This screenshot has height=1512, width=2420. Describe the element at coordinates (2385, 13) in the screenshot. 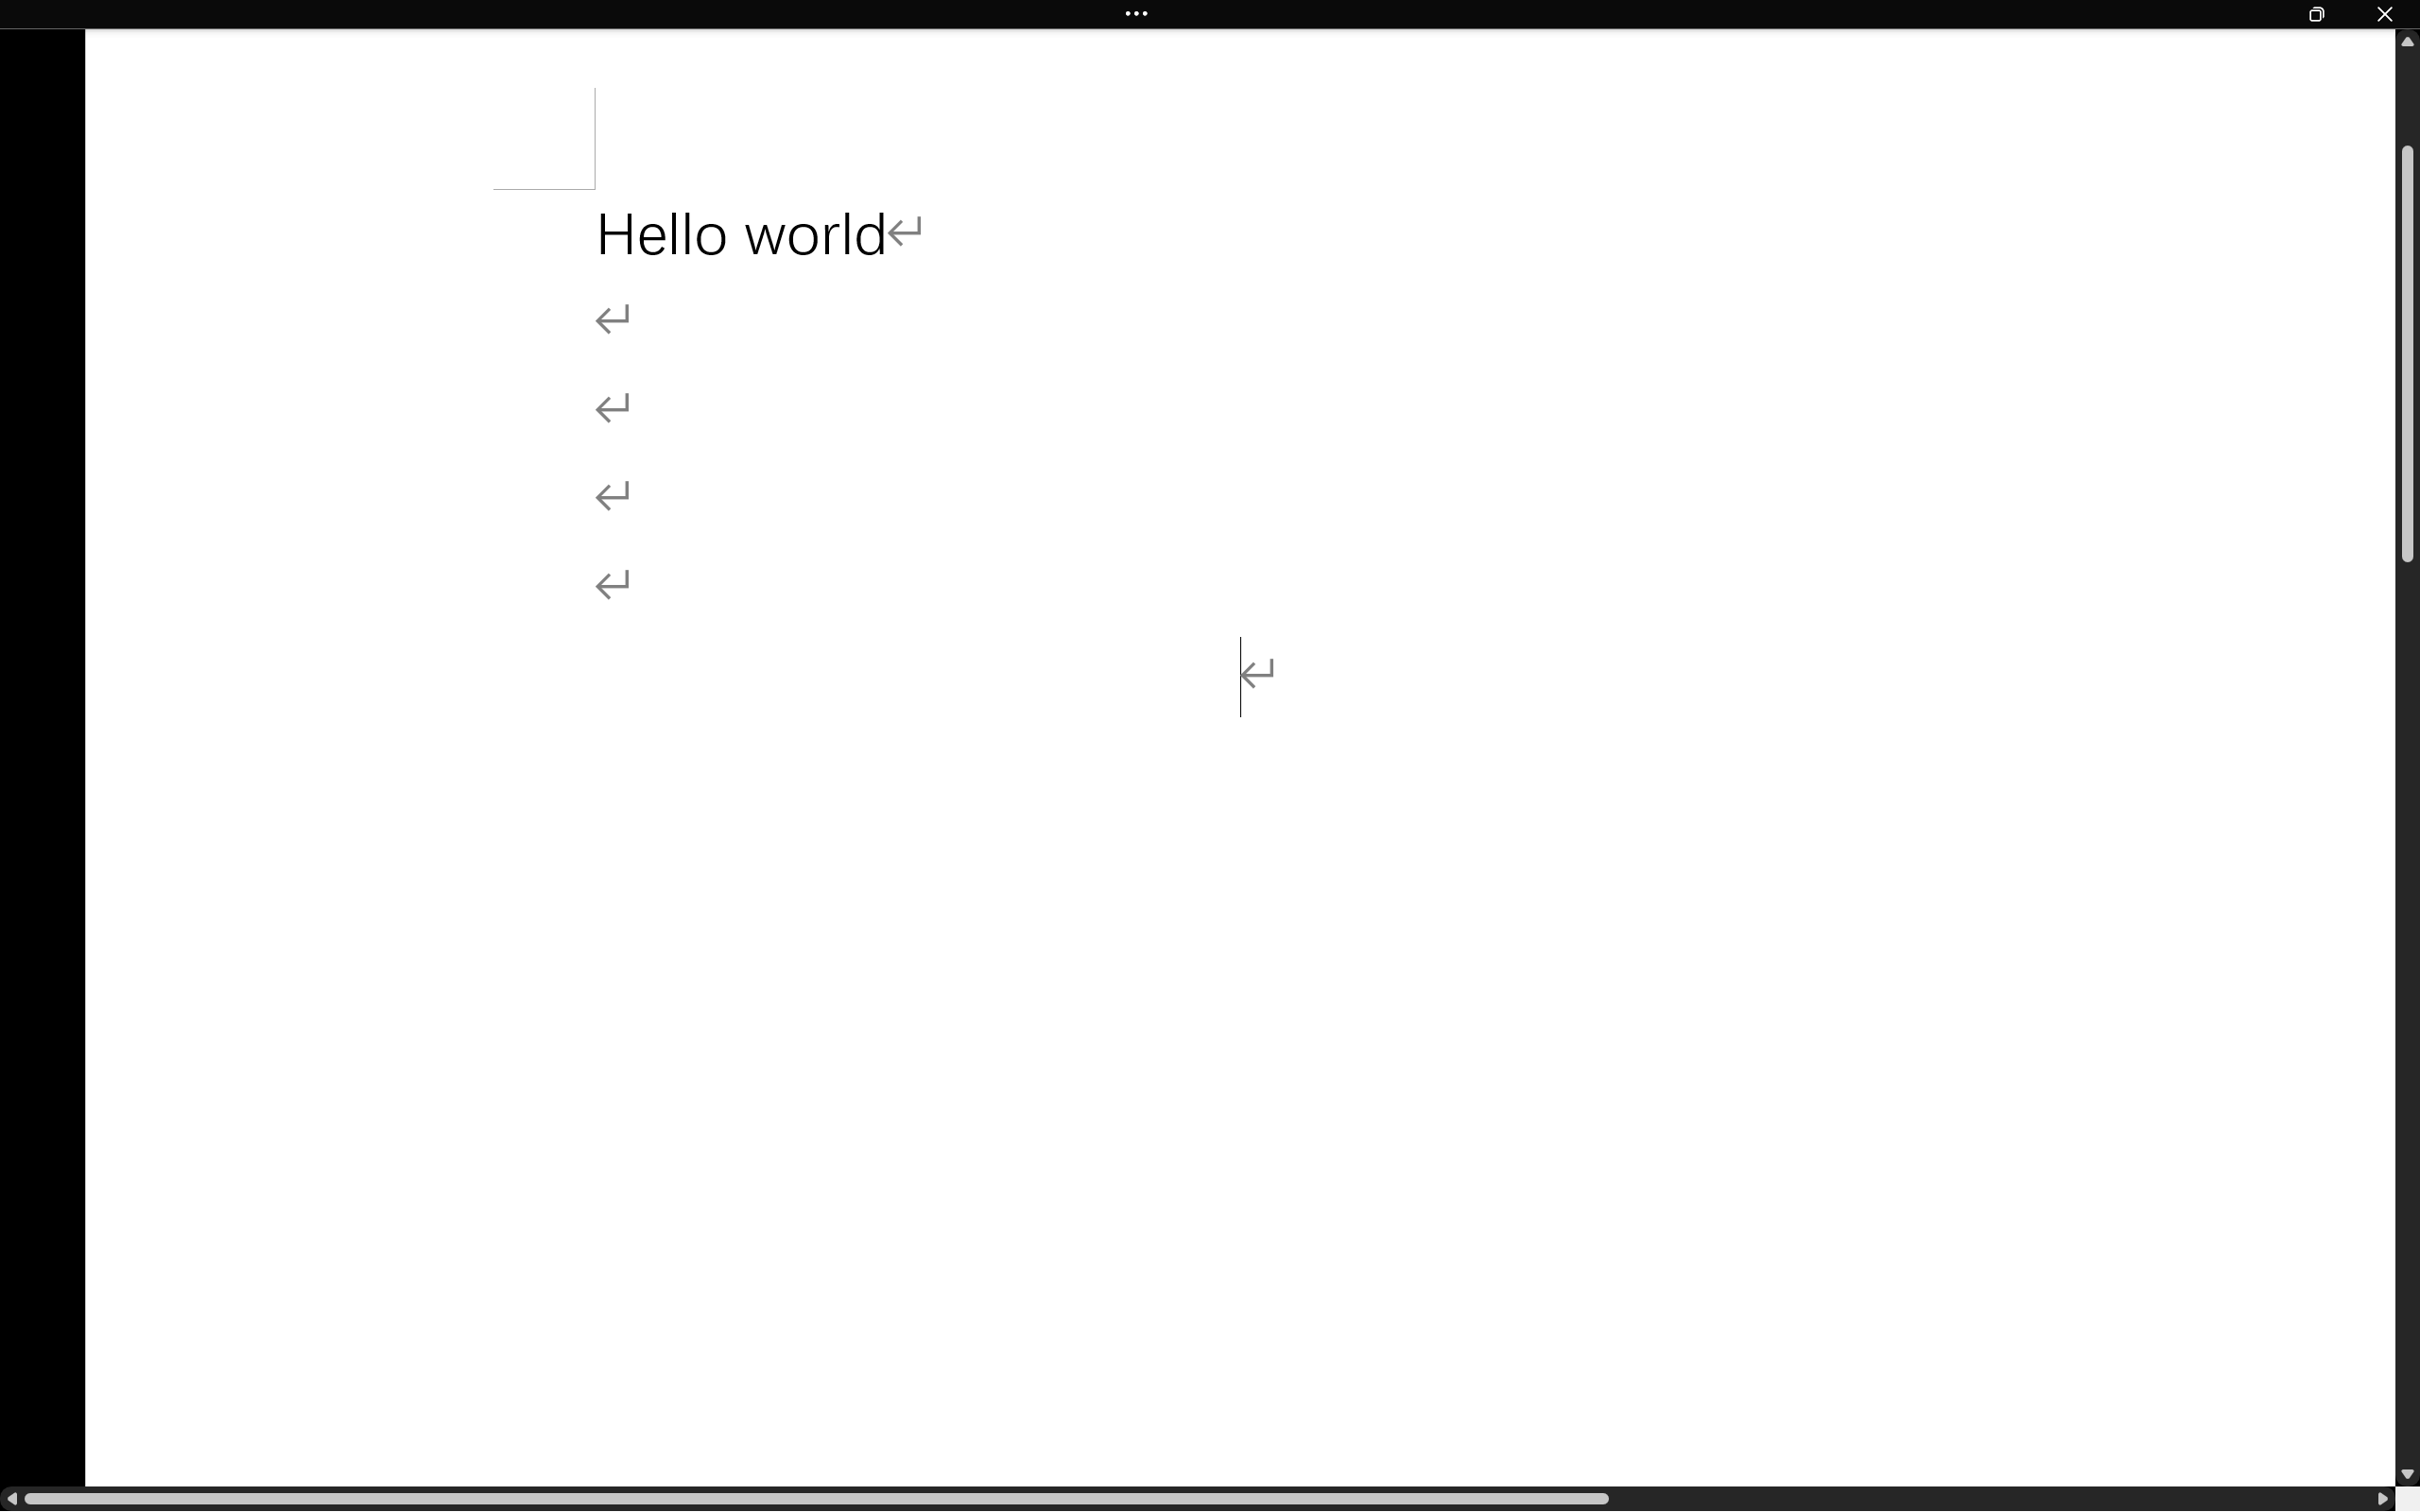

I see `'Close'` at that location.